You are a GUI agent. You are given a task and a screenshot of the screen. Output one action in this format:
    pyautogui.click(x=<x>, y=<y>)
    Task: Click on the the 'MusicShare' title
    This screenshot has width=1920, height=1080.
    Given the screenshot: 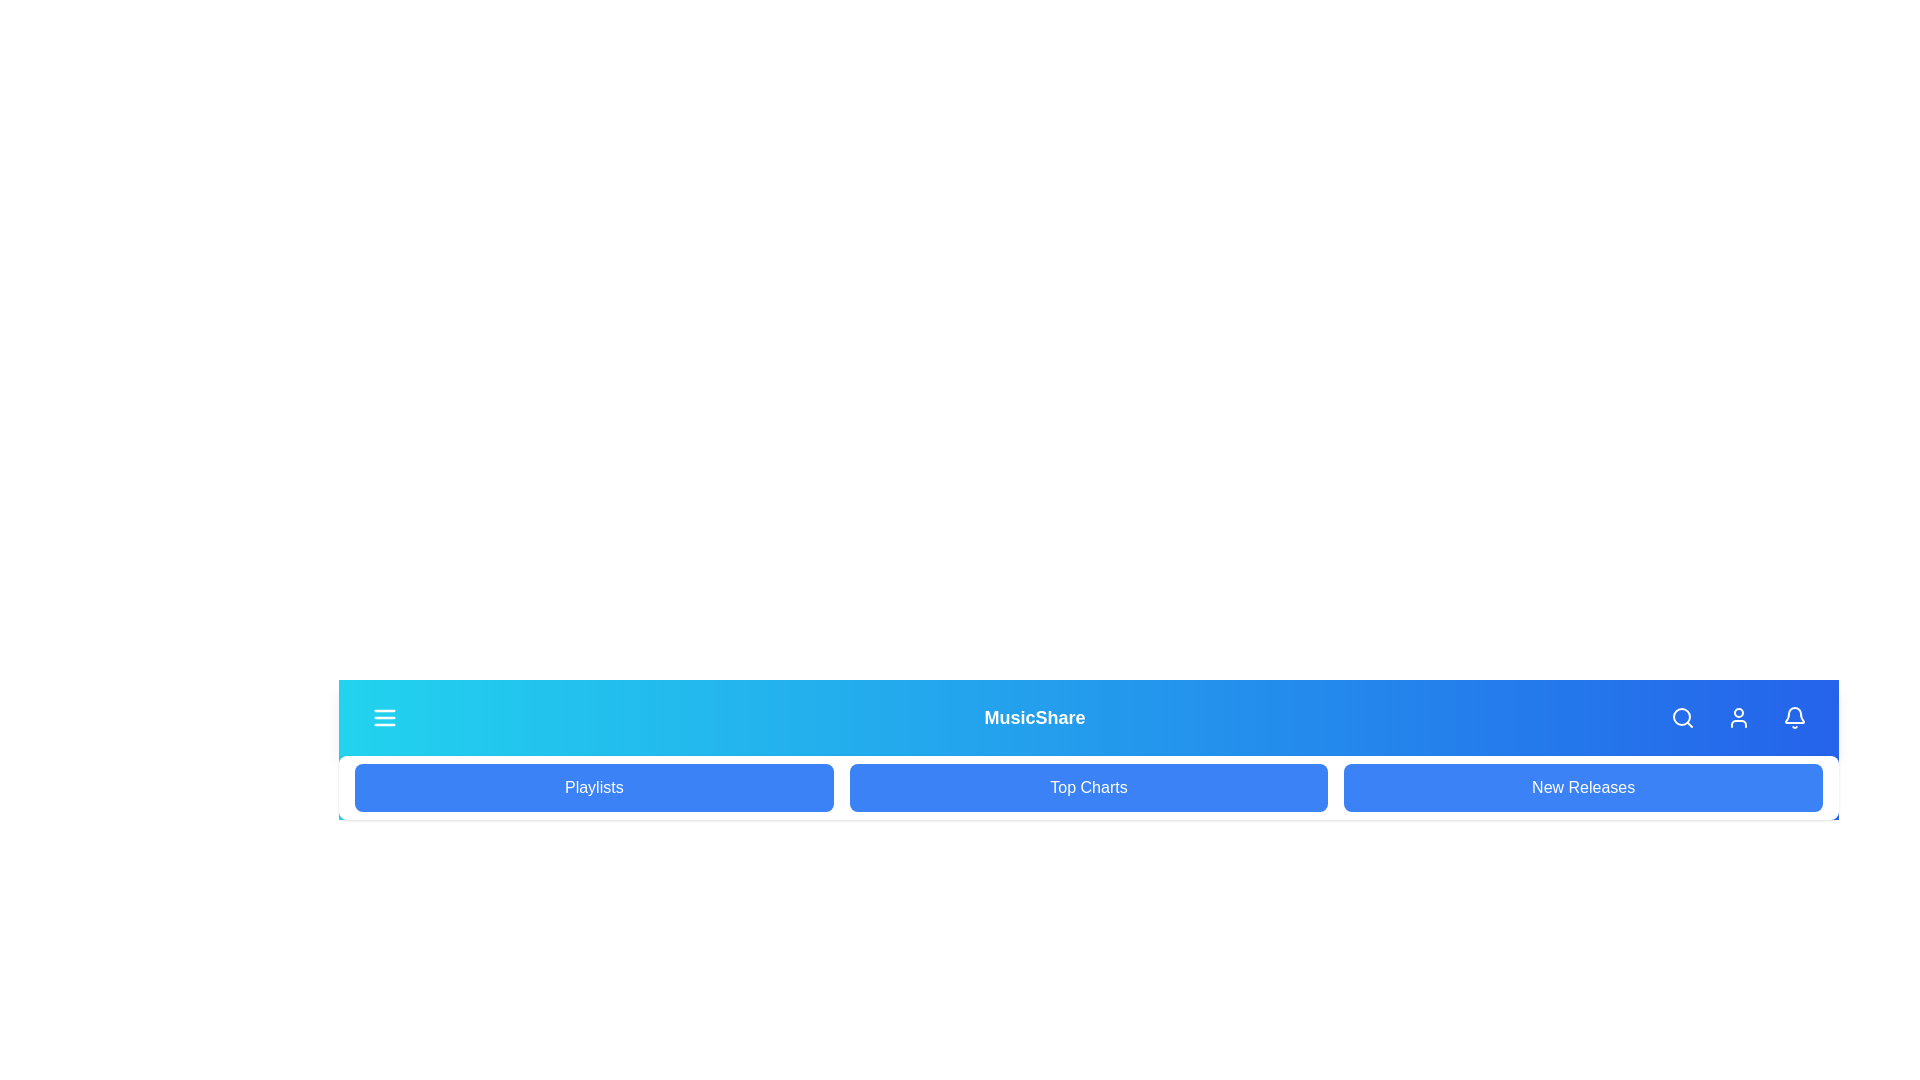 What is the action you would take?
    pyautogui.click(x=1035, y=716)
    